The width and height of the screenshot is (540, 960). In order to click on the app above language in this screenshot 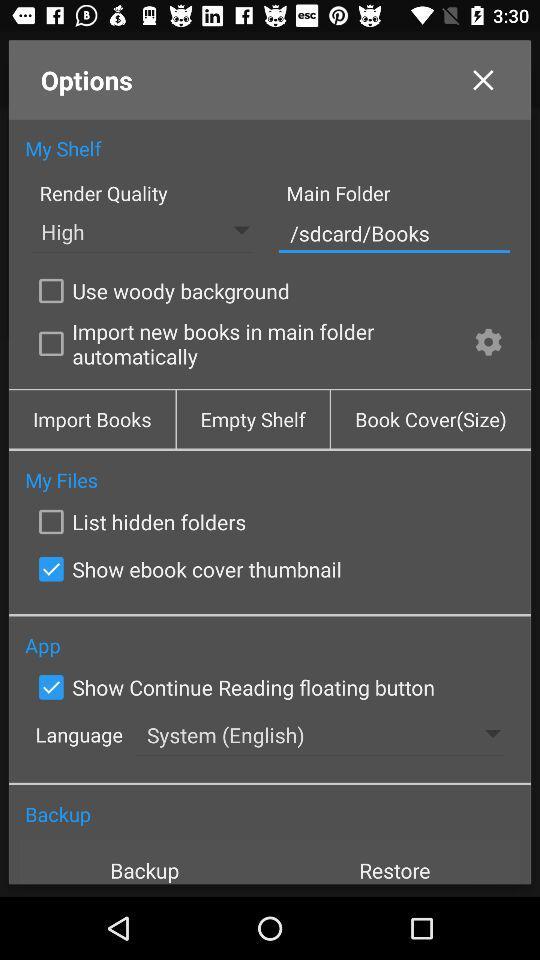, I will do `click(231, 687)`.